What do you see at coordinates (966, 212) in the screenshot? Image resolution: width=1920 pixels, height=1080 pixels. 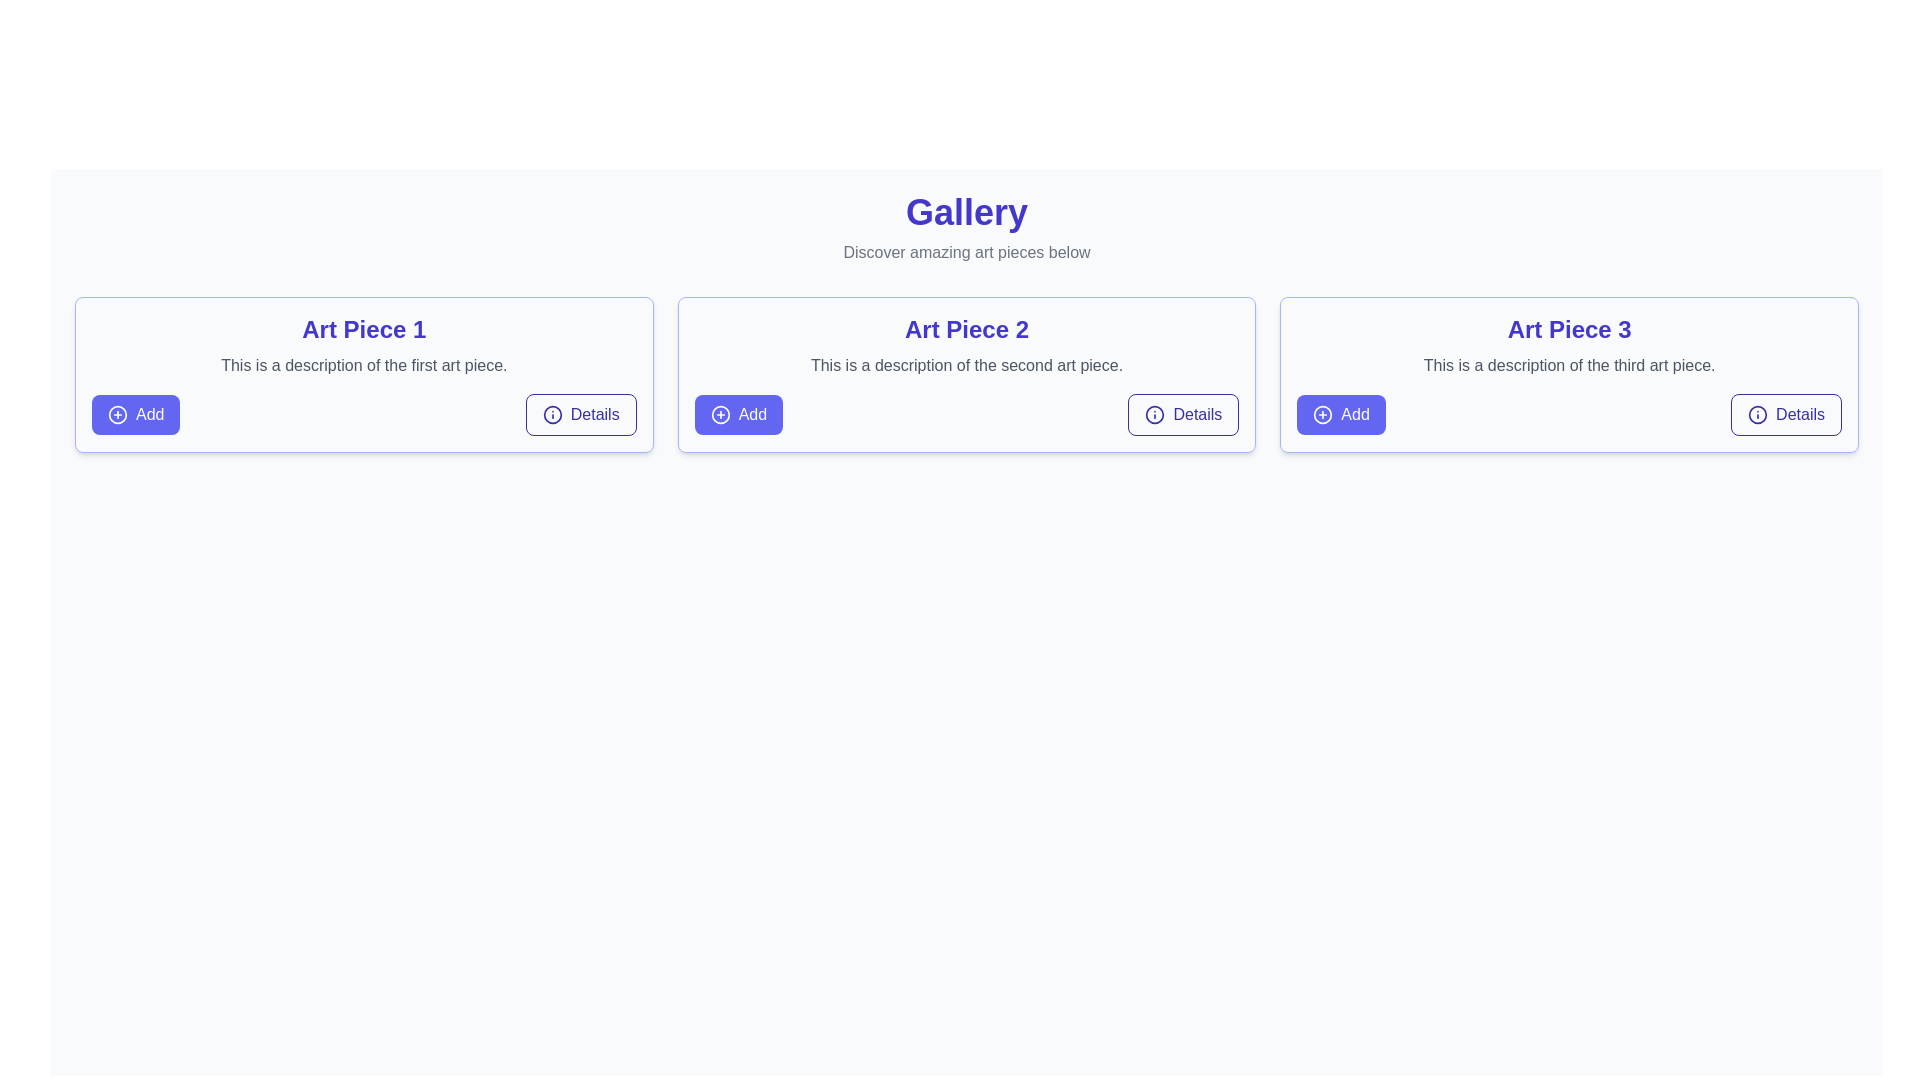 I see `the Text Label at the top center of the interface, which acts as a heading or title for a section` at bounding box center [966, 212].